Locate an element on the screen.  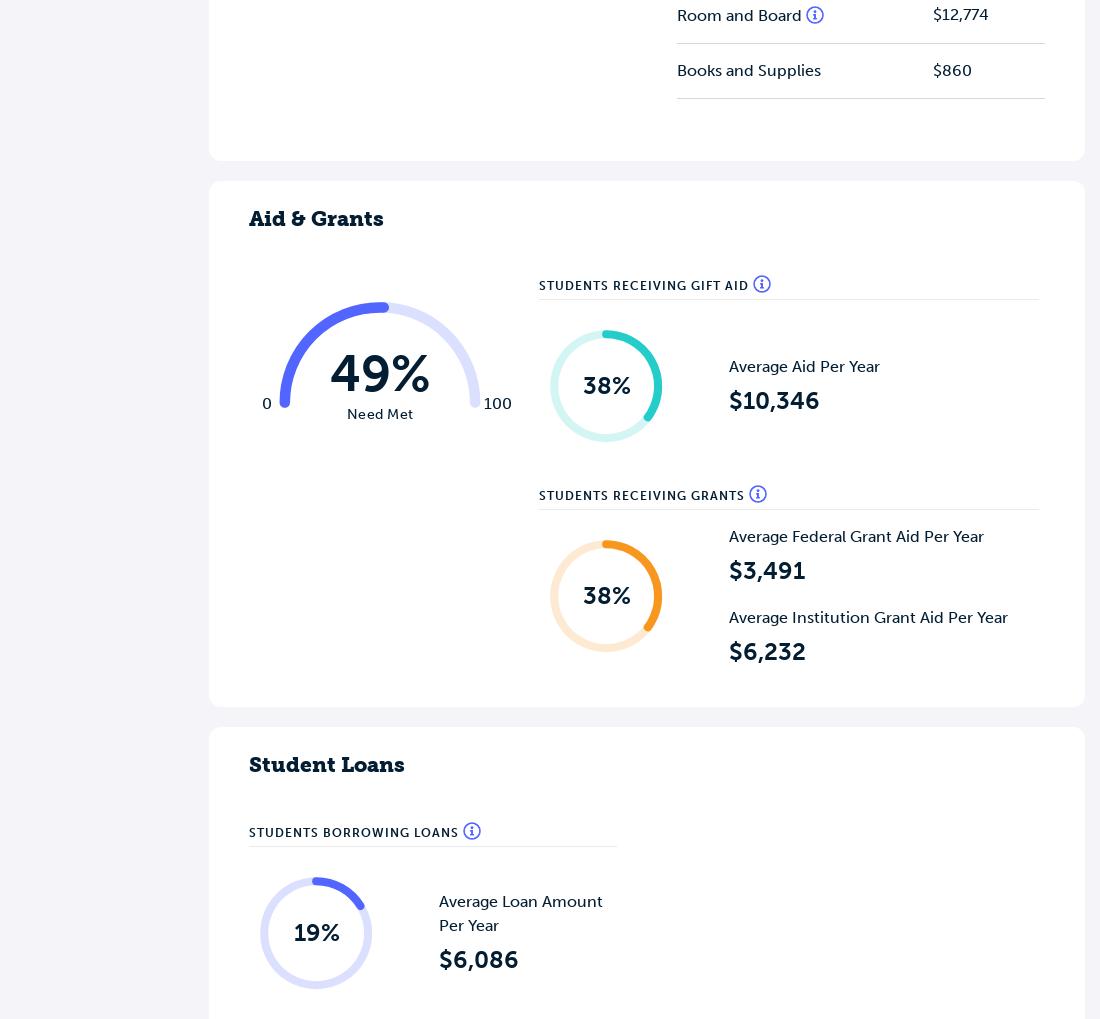
'$6,232' is located at coordinates (767, 650).